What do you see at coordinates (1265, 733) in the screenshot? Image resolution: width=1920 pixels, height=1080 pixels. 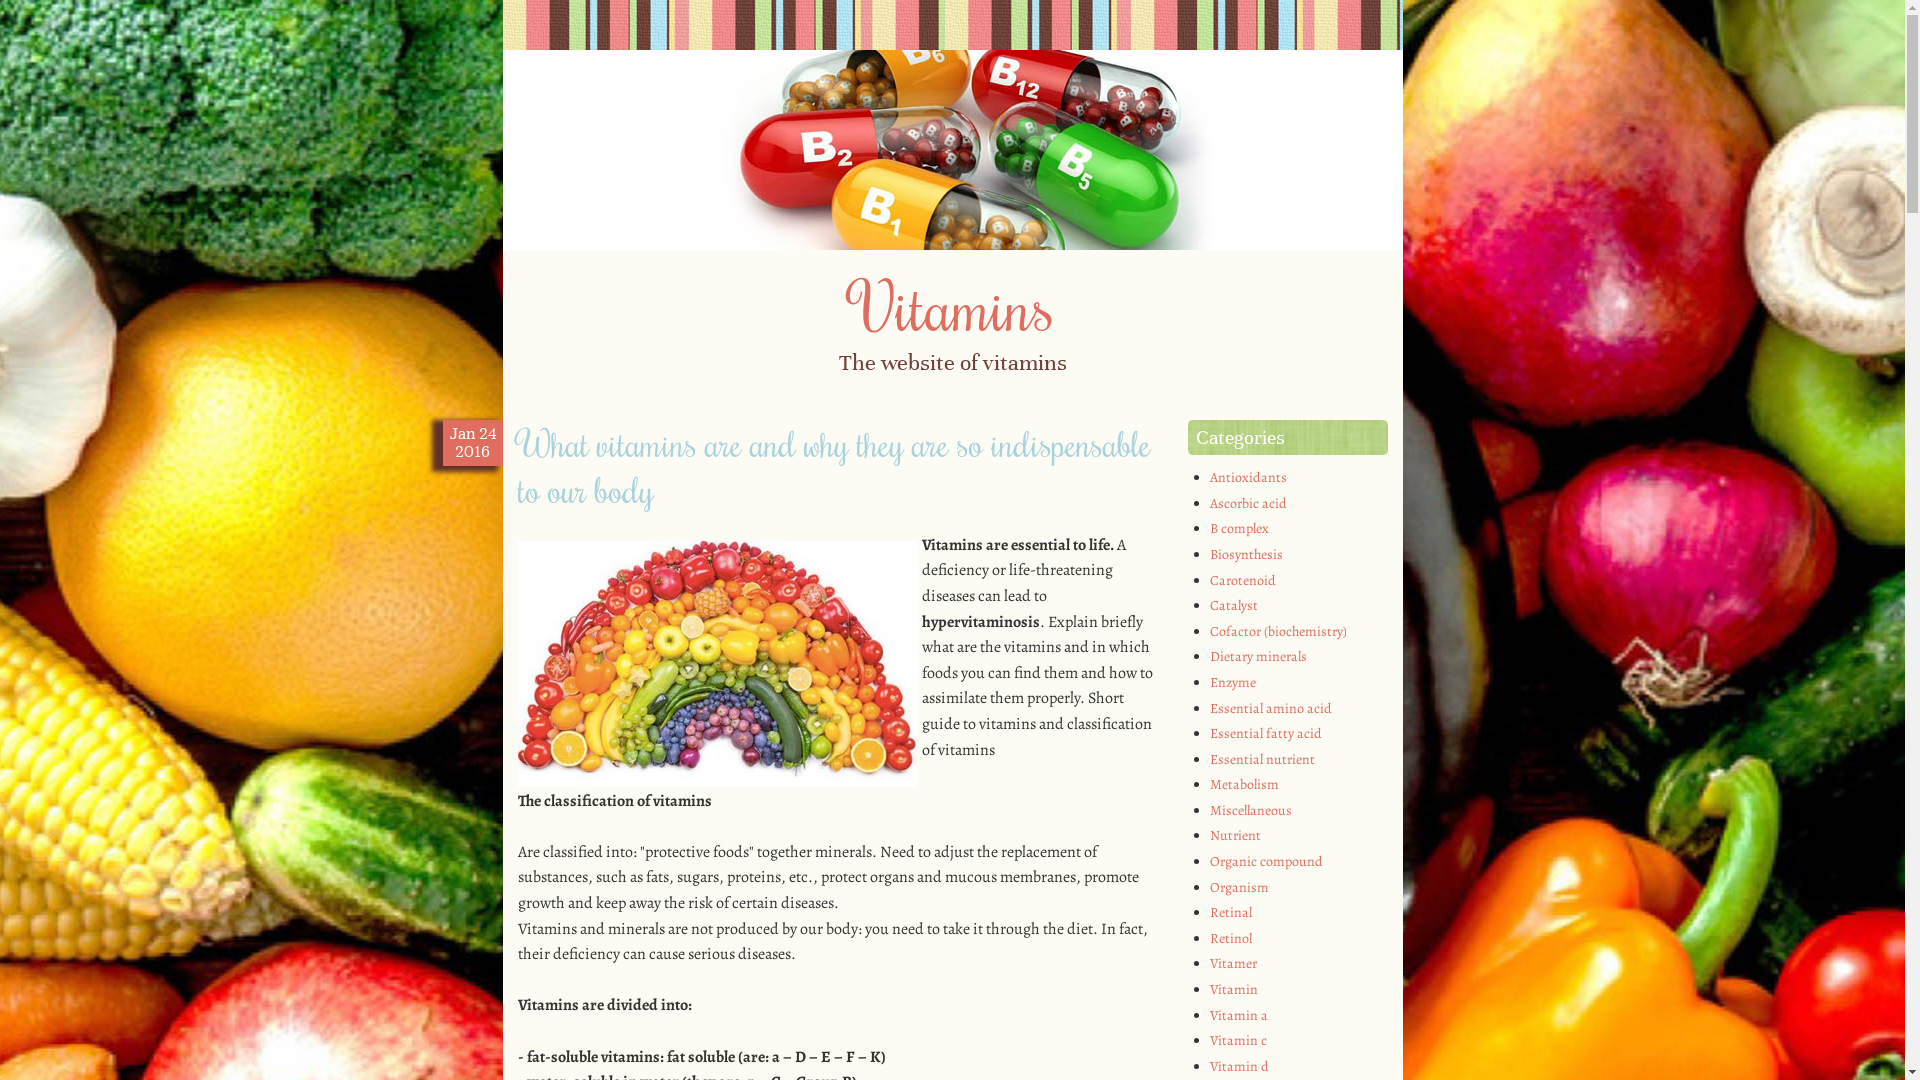 I see `'Essential fatty acid'` at bounding box center [1265, 733].